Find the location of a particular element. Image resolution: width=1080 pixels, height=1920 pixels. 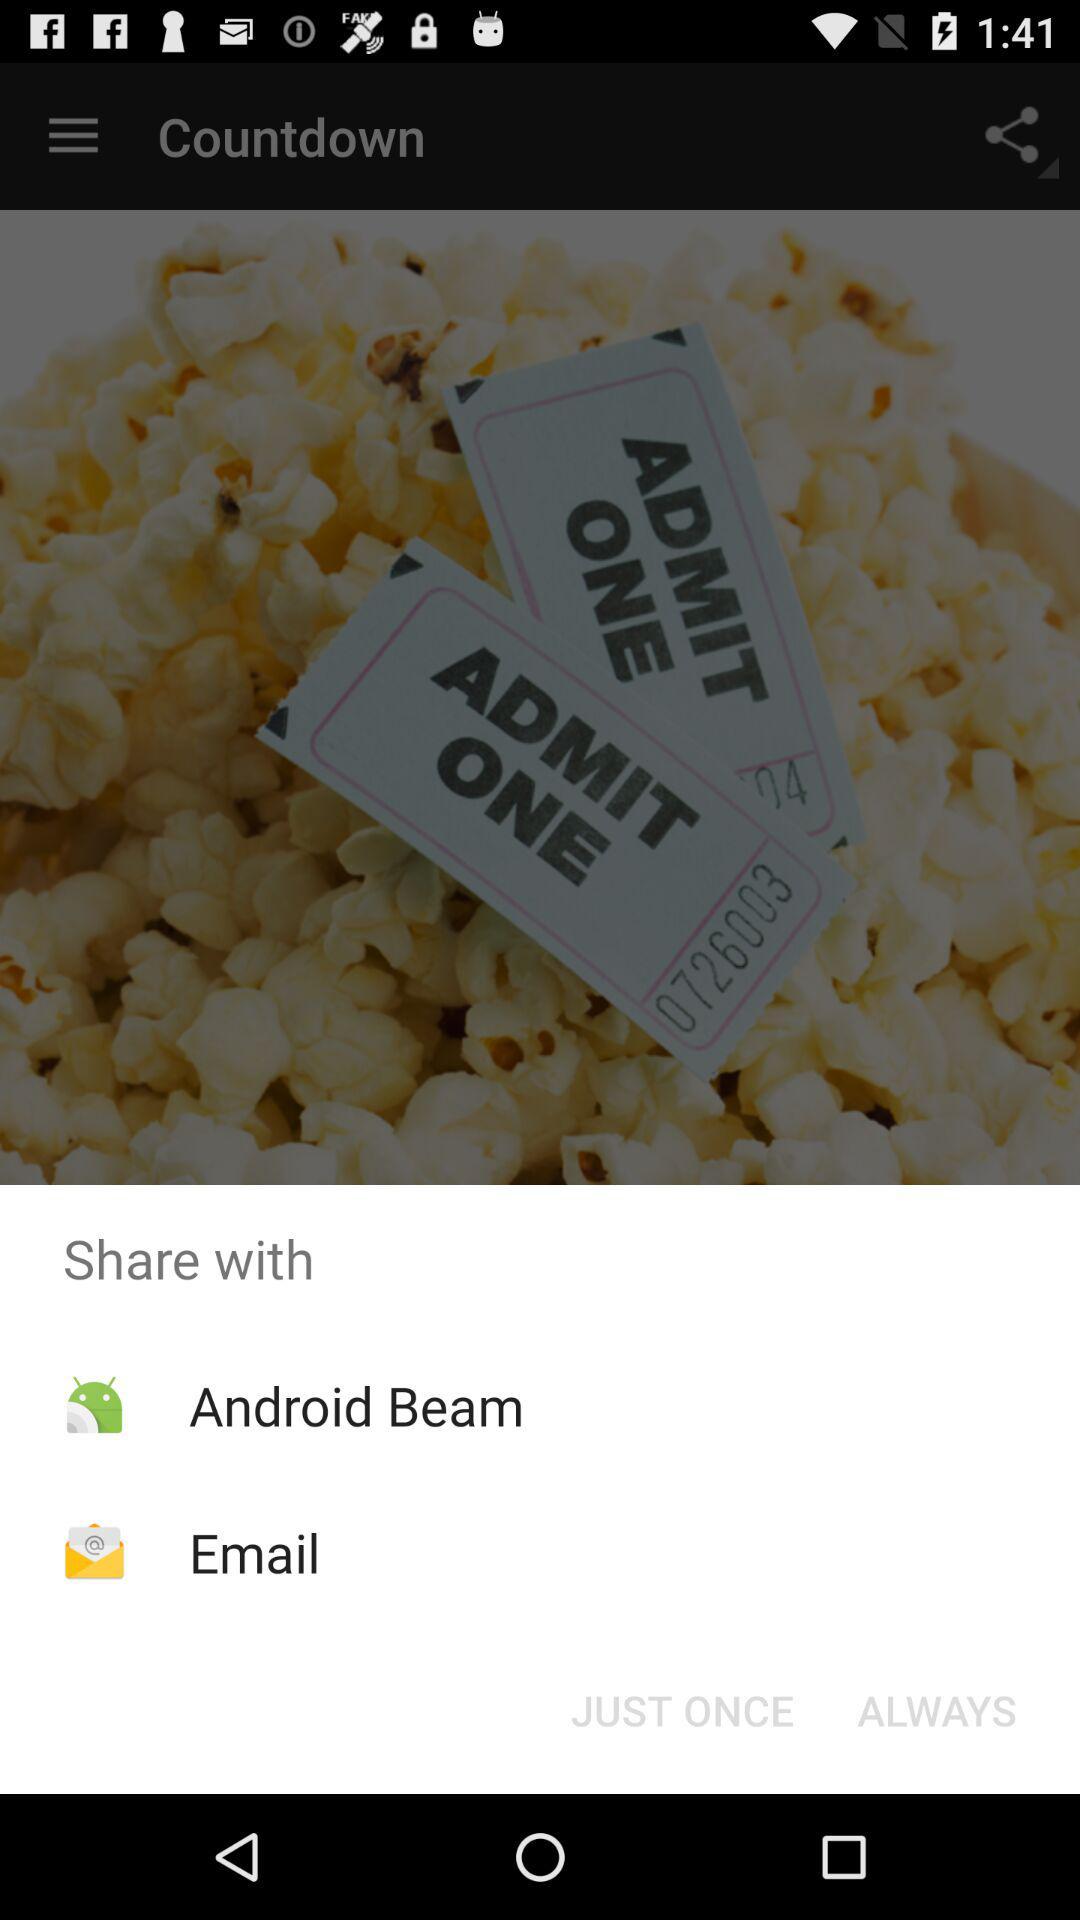

item to the left of always icon is located at coordinates (681, 1708).